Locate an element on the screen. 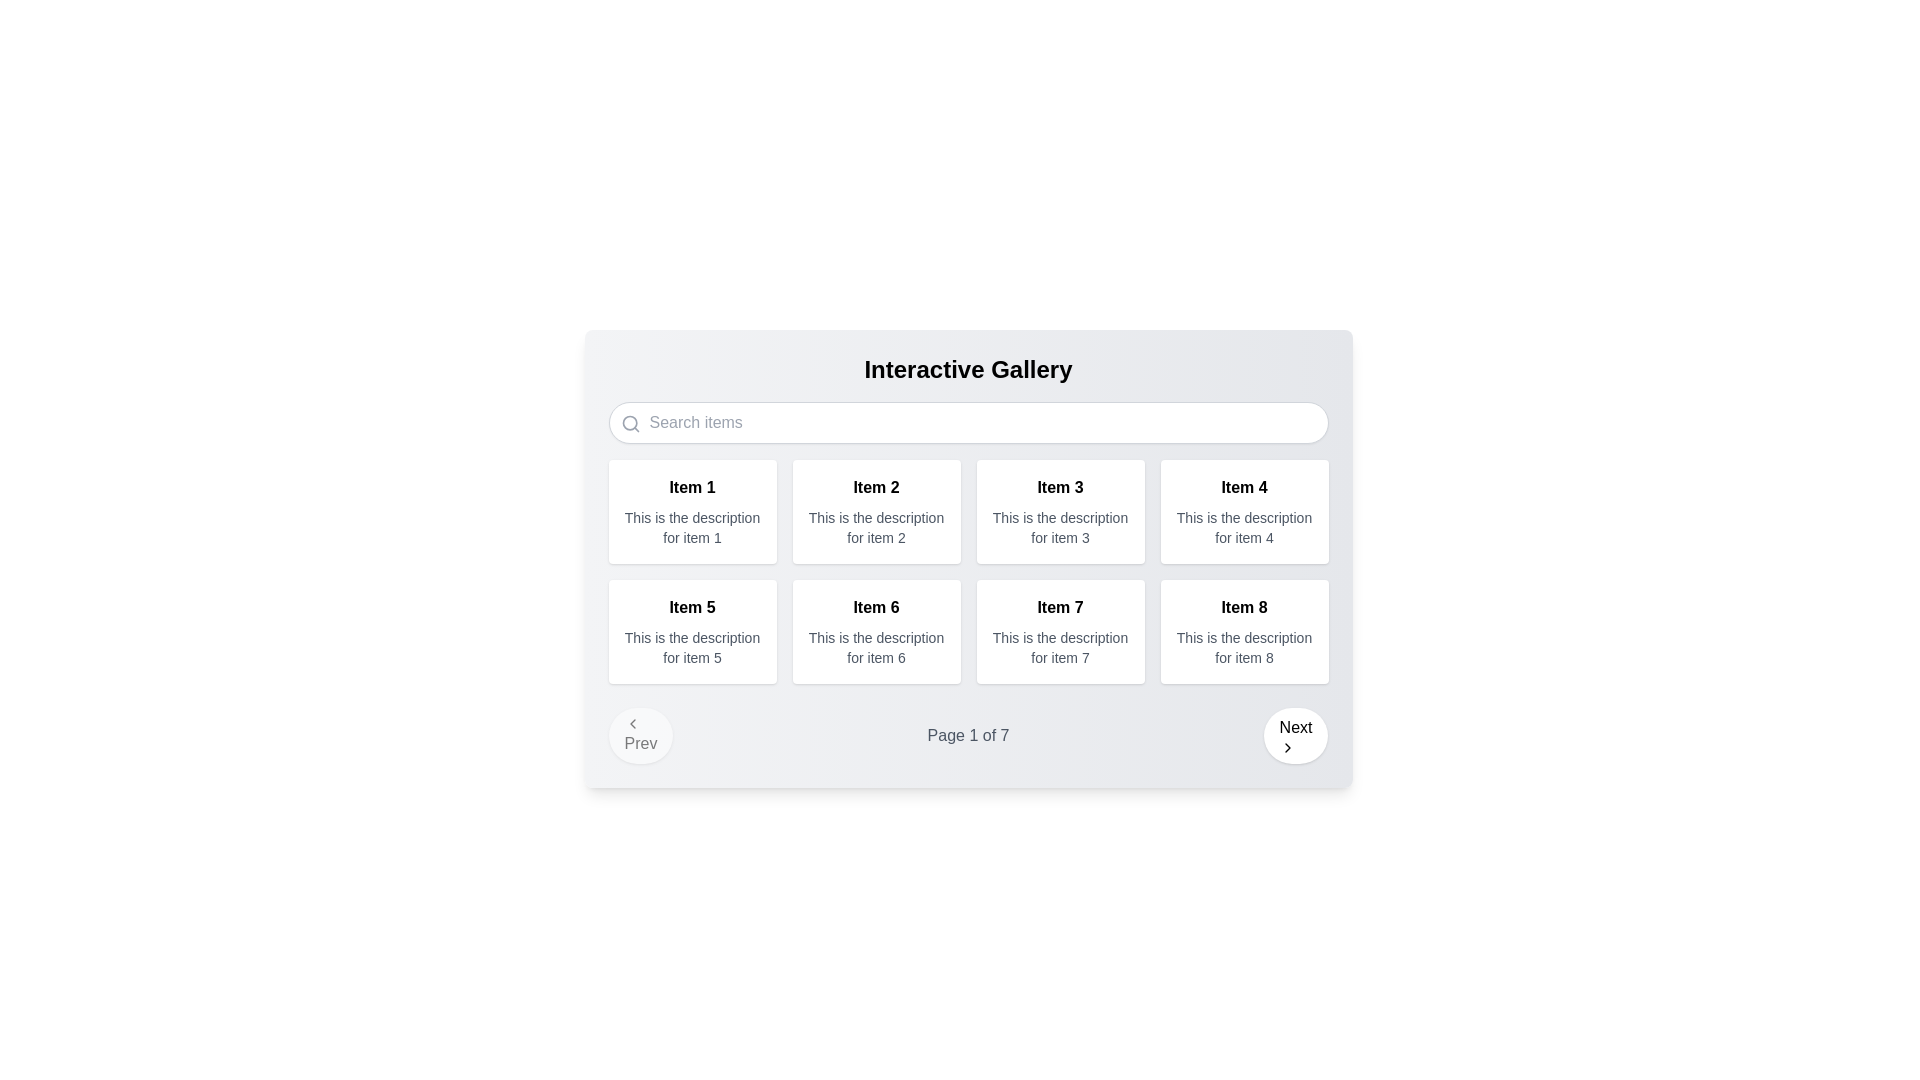 The height and width of the screenshot is (1080, 1920). the text label displaying the title of the corresponding card located on the rightmost part of the fourth row in the interactive gallery is located at coordinates (1243, 607).